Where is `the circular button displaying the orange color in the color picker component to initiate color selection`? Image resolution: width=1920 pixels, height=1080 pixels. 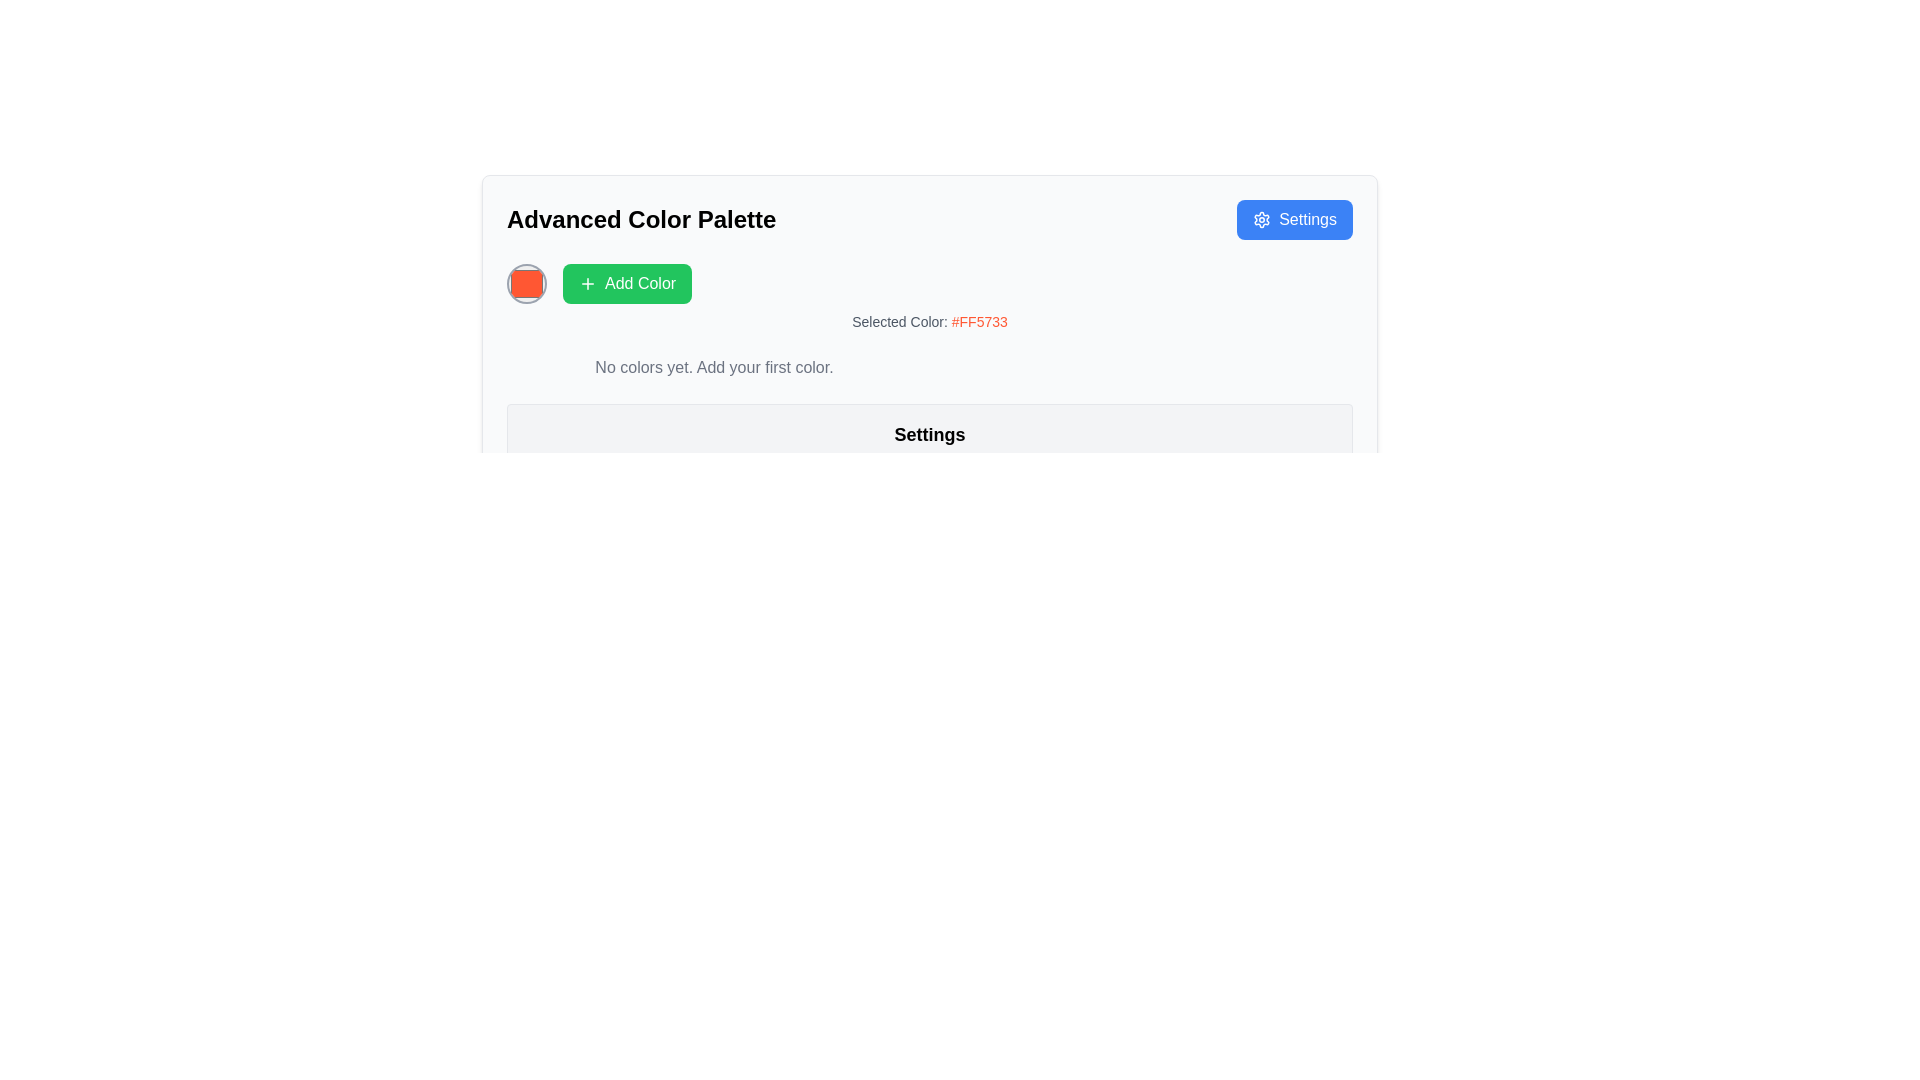 the circular button displaying the orange color in the color picker component to initiate color selection is located at coordinates (929, 284).